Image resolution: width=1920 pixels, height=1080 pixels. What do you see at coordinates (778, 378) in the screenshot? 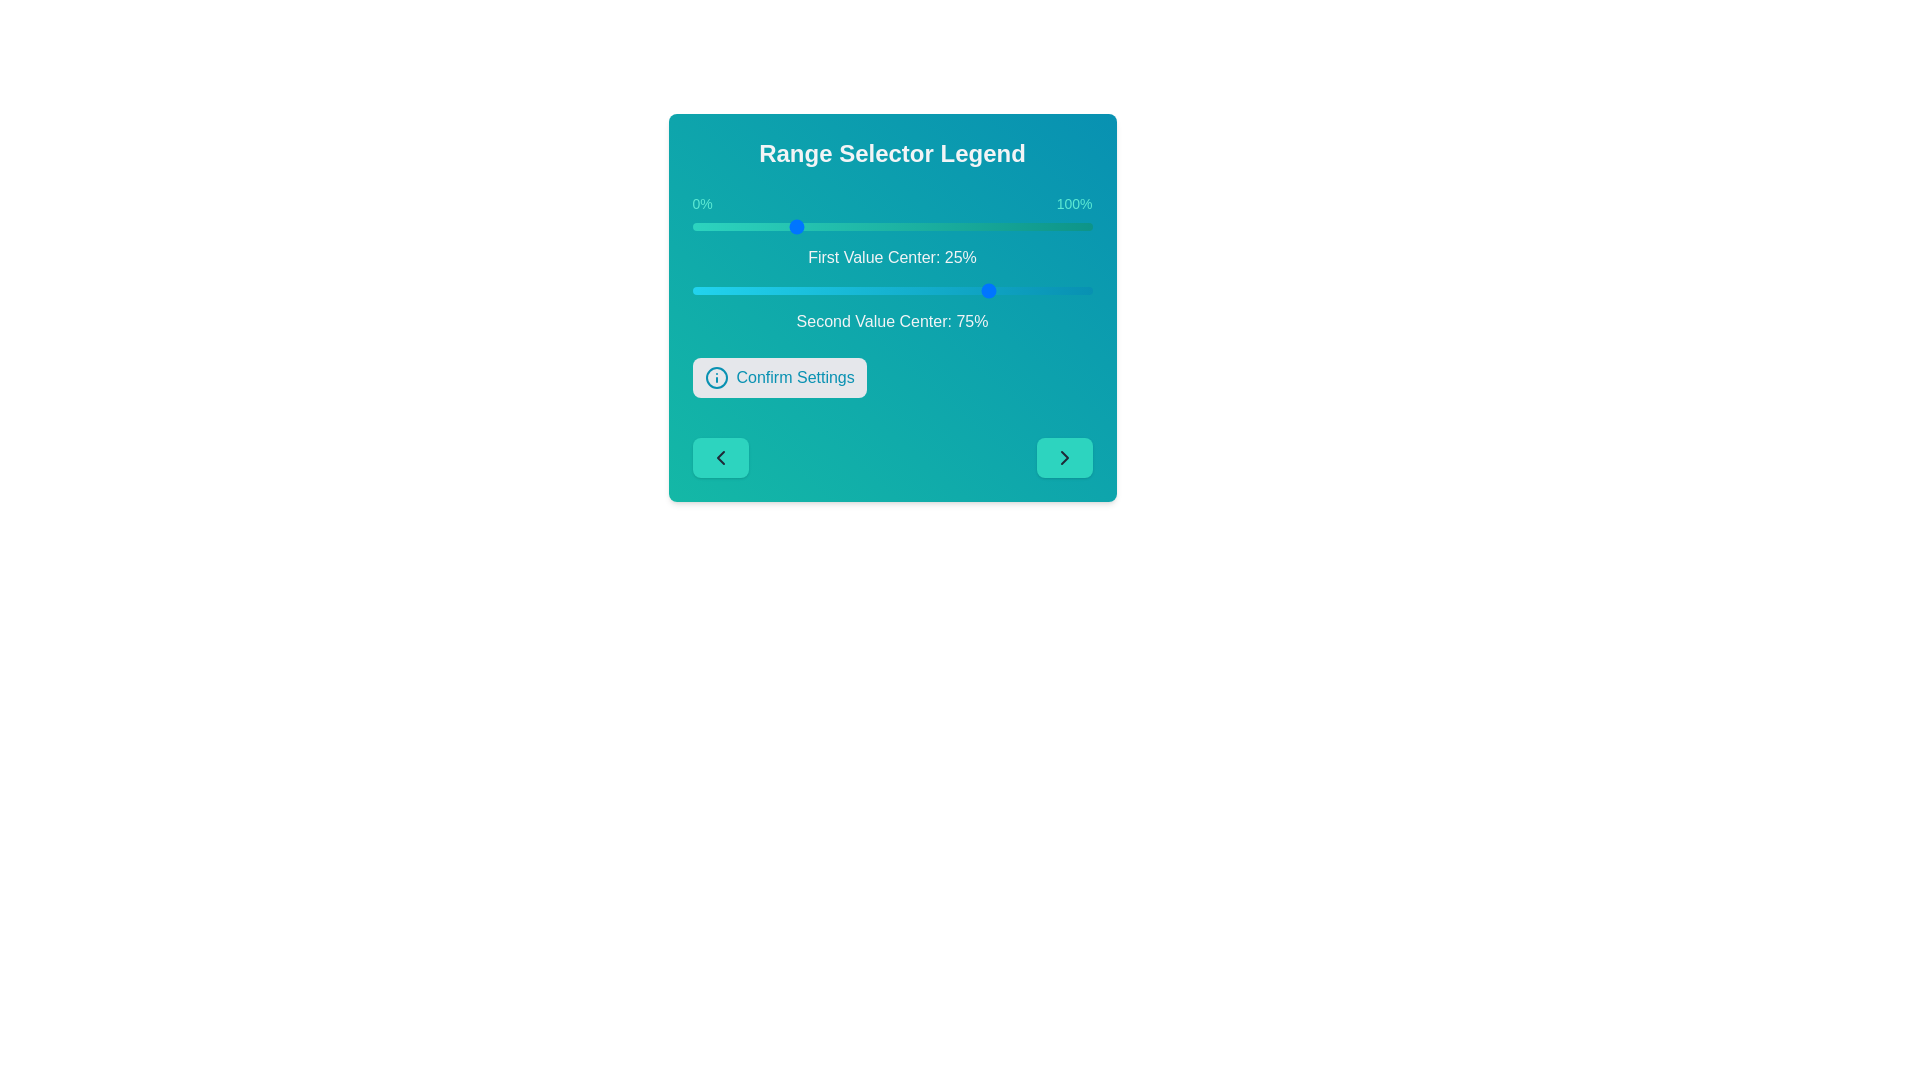
I see `the confirm button located at the bottom of the 'Range Selector Legend' card, positioned between the left and right navigation buttons, to confirm the current settings` at bounding box center [778, 378].